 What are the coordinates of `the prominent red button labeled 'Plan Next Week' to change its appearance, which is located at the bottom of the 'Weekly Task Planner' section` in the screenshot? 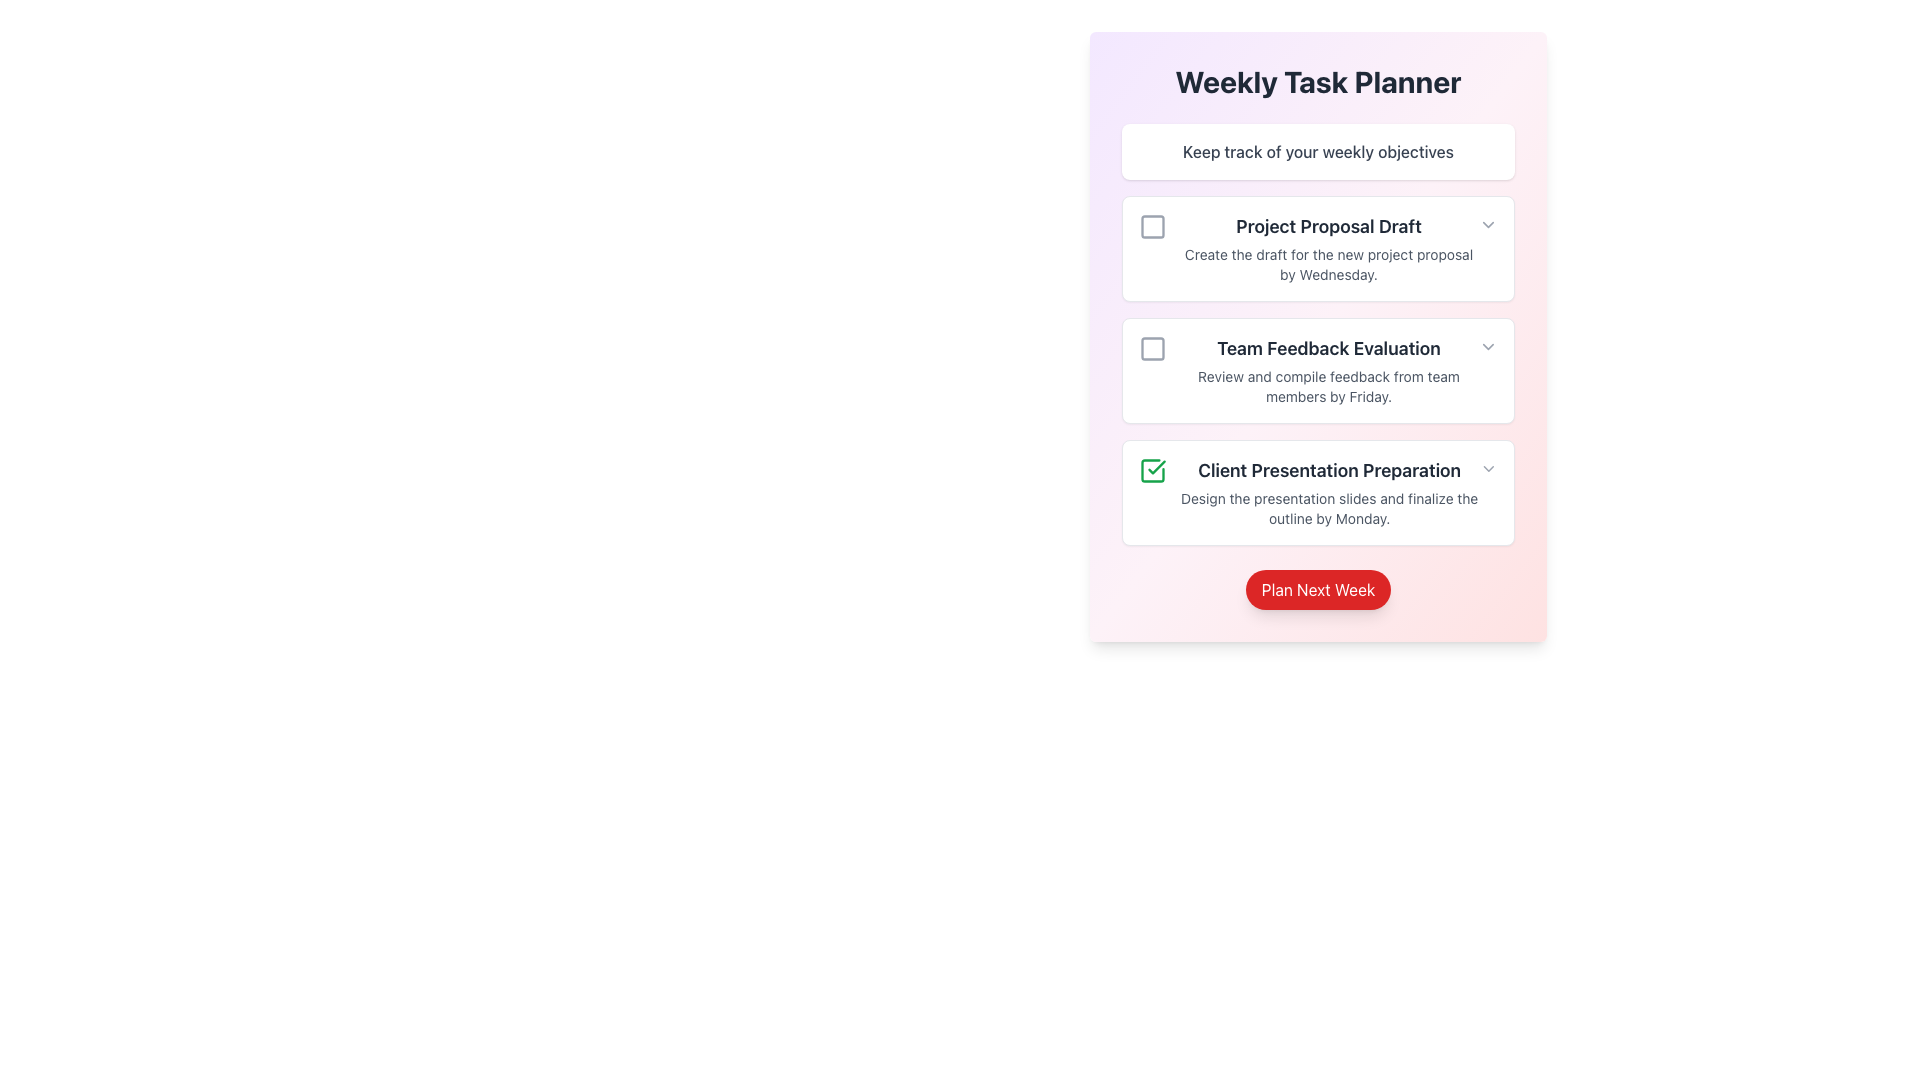 It's located at (1318, 589).